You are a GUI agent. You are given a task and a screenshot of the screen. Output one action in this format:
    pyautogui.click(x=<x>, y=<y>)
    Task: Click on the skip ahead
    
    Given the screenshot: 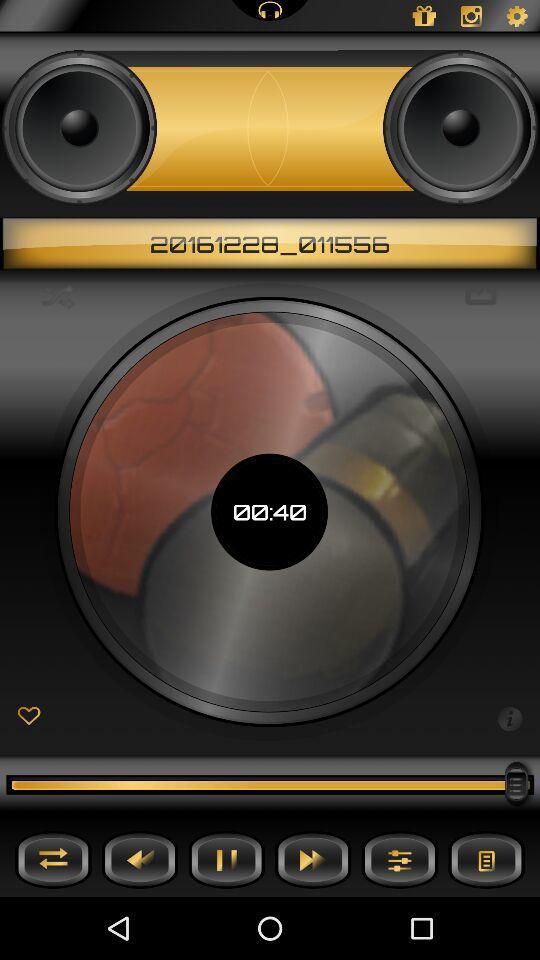 What is the action you would take?
    pyautogui.click(x=313, y=858)
    